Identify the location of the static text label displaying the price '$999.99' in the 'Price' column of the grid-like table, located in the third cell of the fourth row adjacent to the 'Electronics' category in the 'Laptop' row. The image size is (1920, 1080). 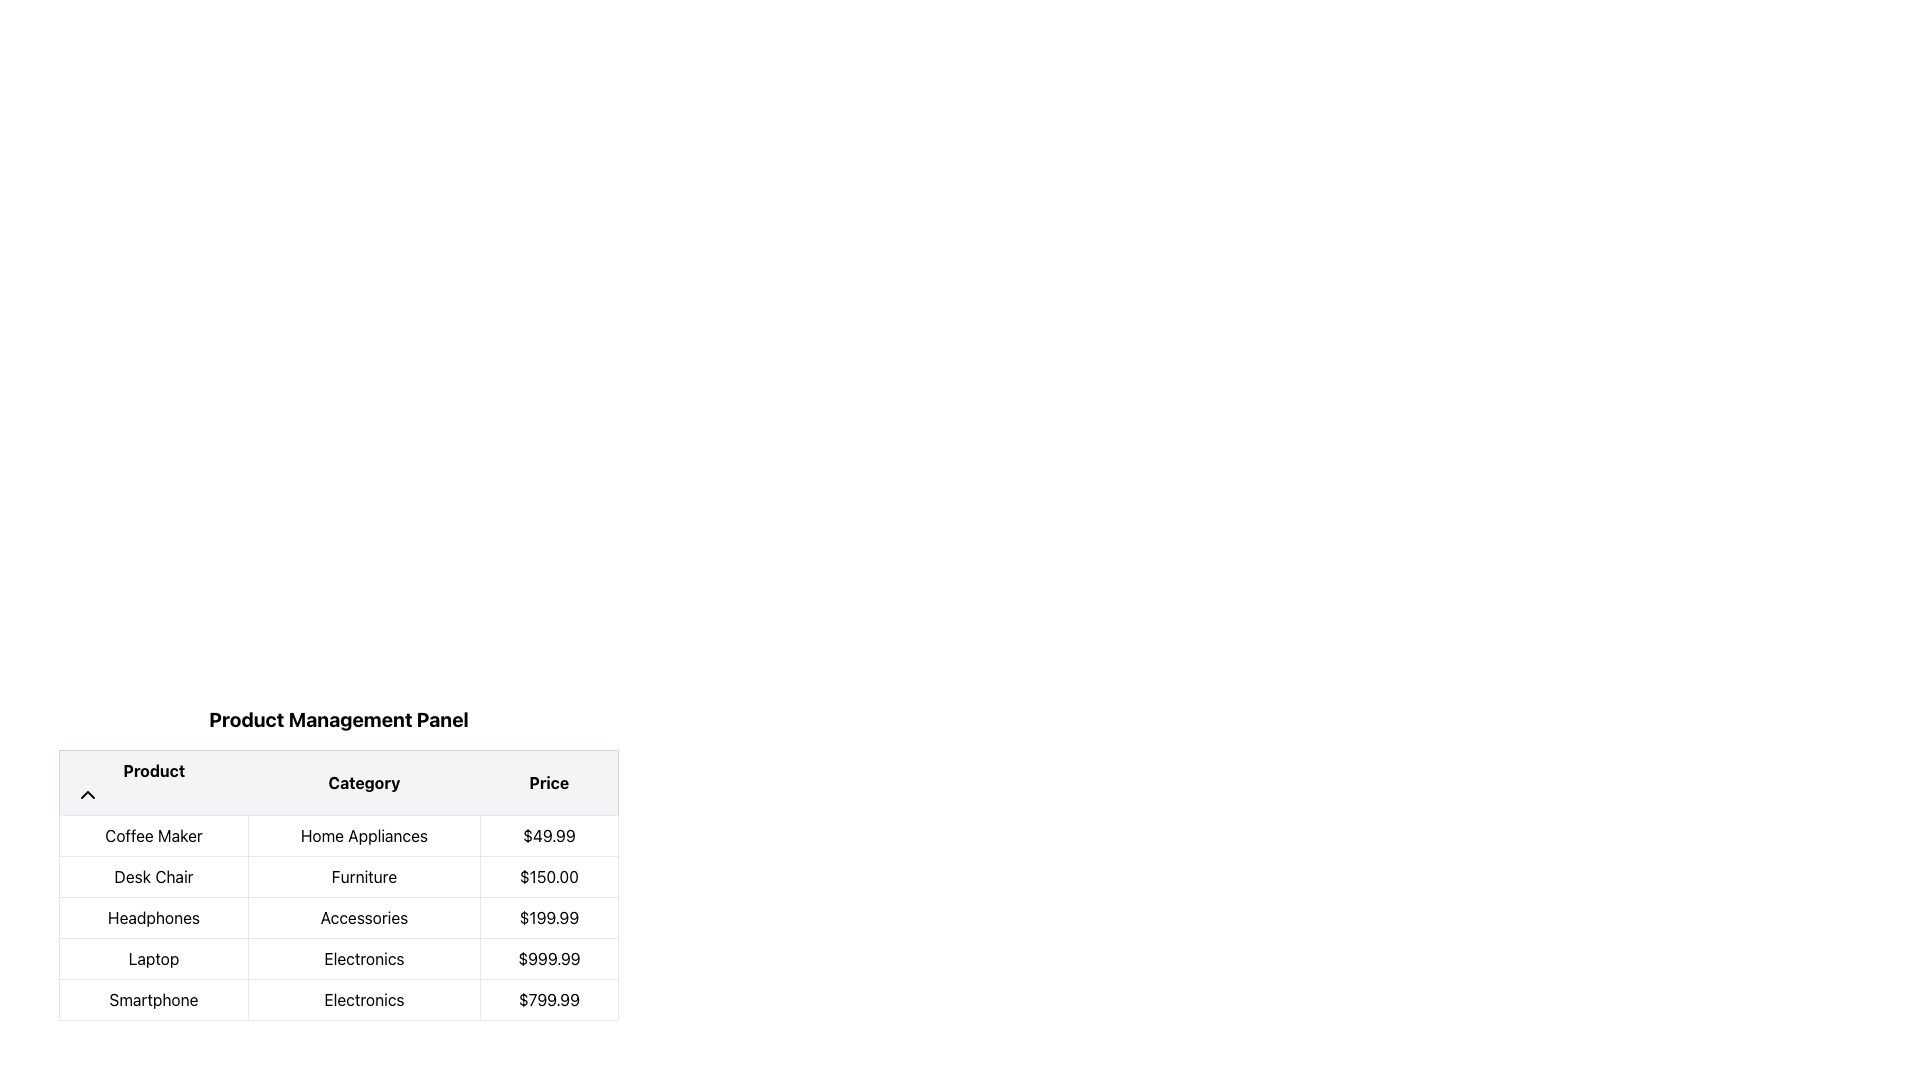
(549, 958).